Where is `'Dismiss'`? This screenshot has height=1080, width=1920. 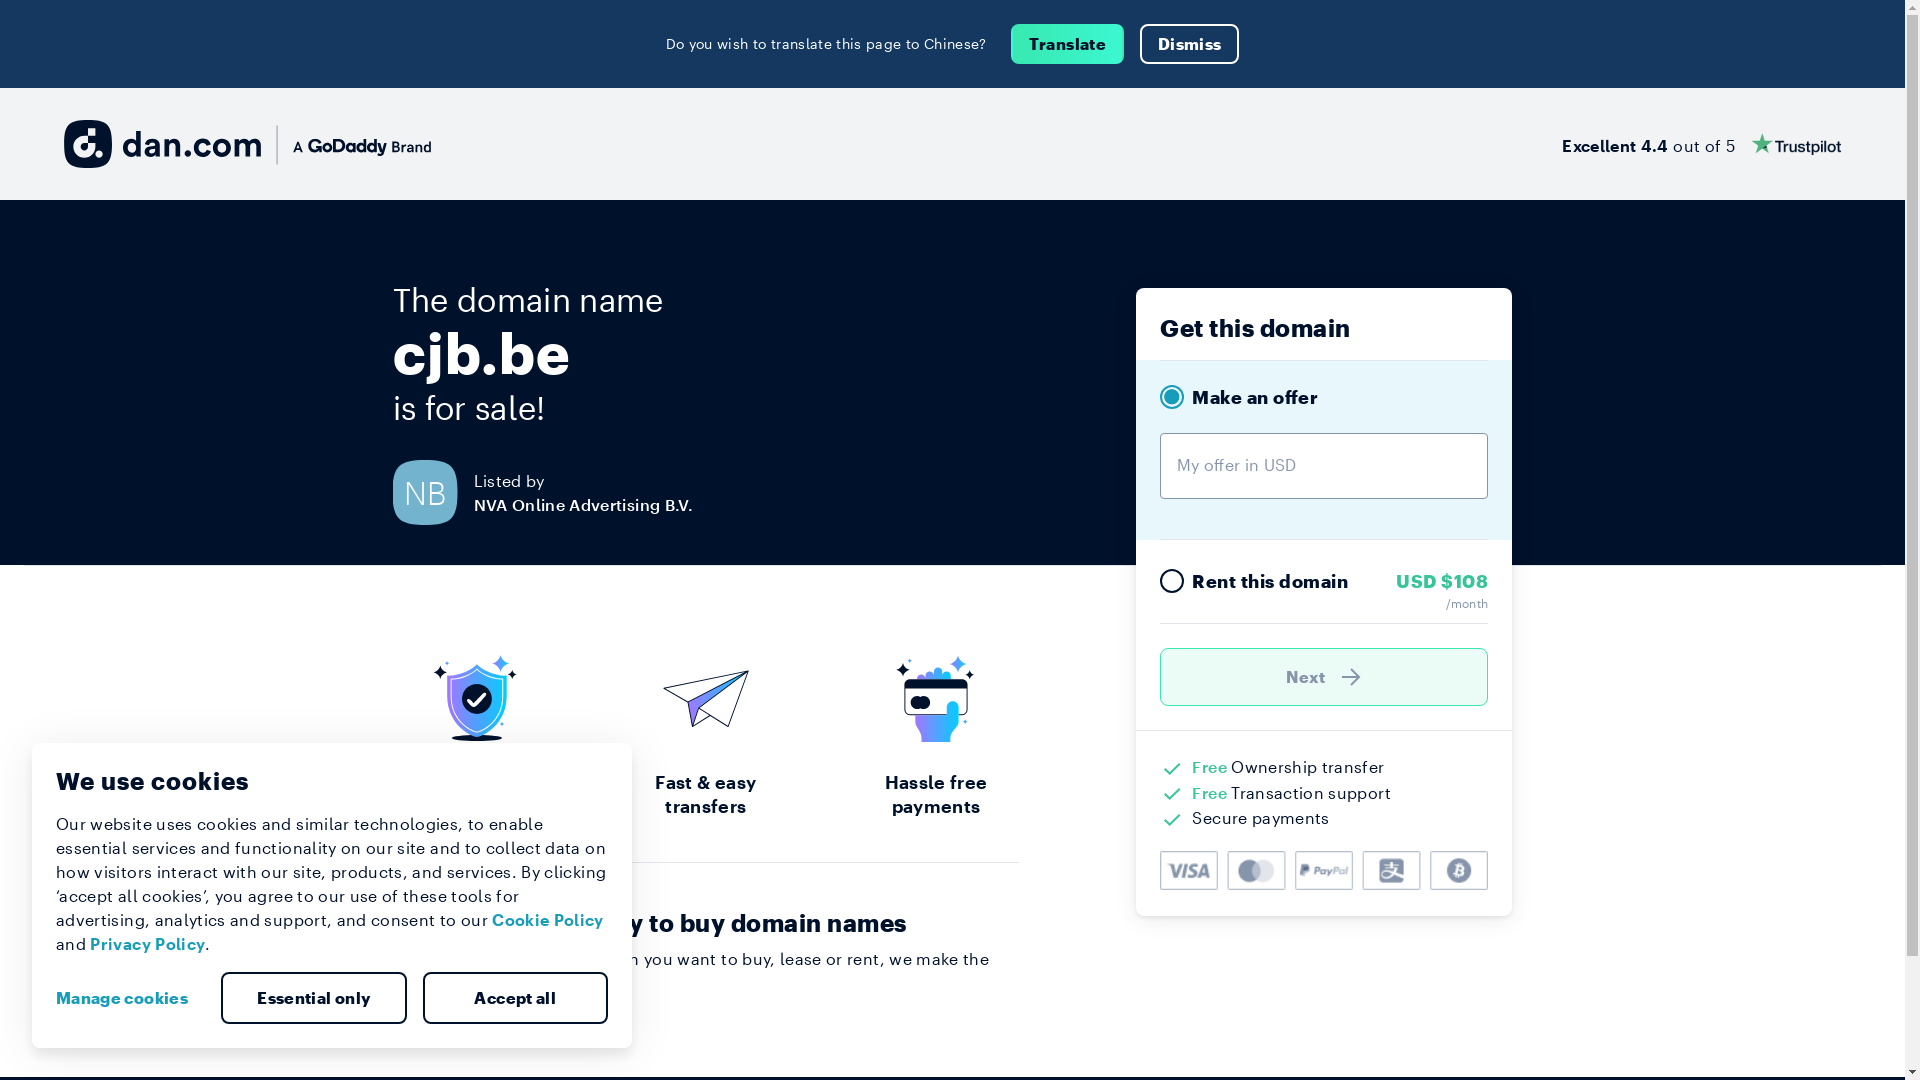
'Dismiss' is located at coordinates (1189, 43).